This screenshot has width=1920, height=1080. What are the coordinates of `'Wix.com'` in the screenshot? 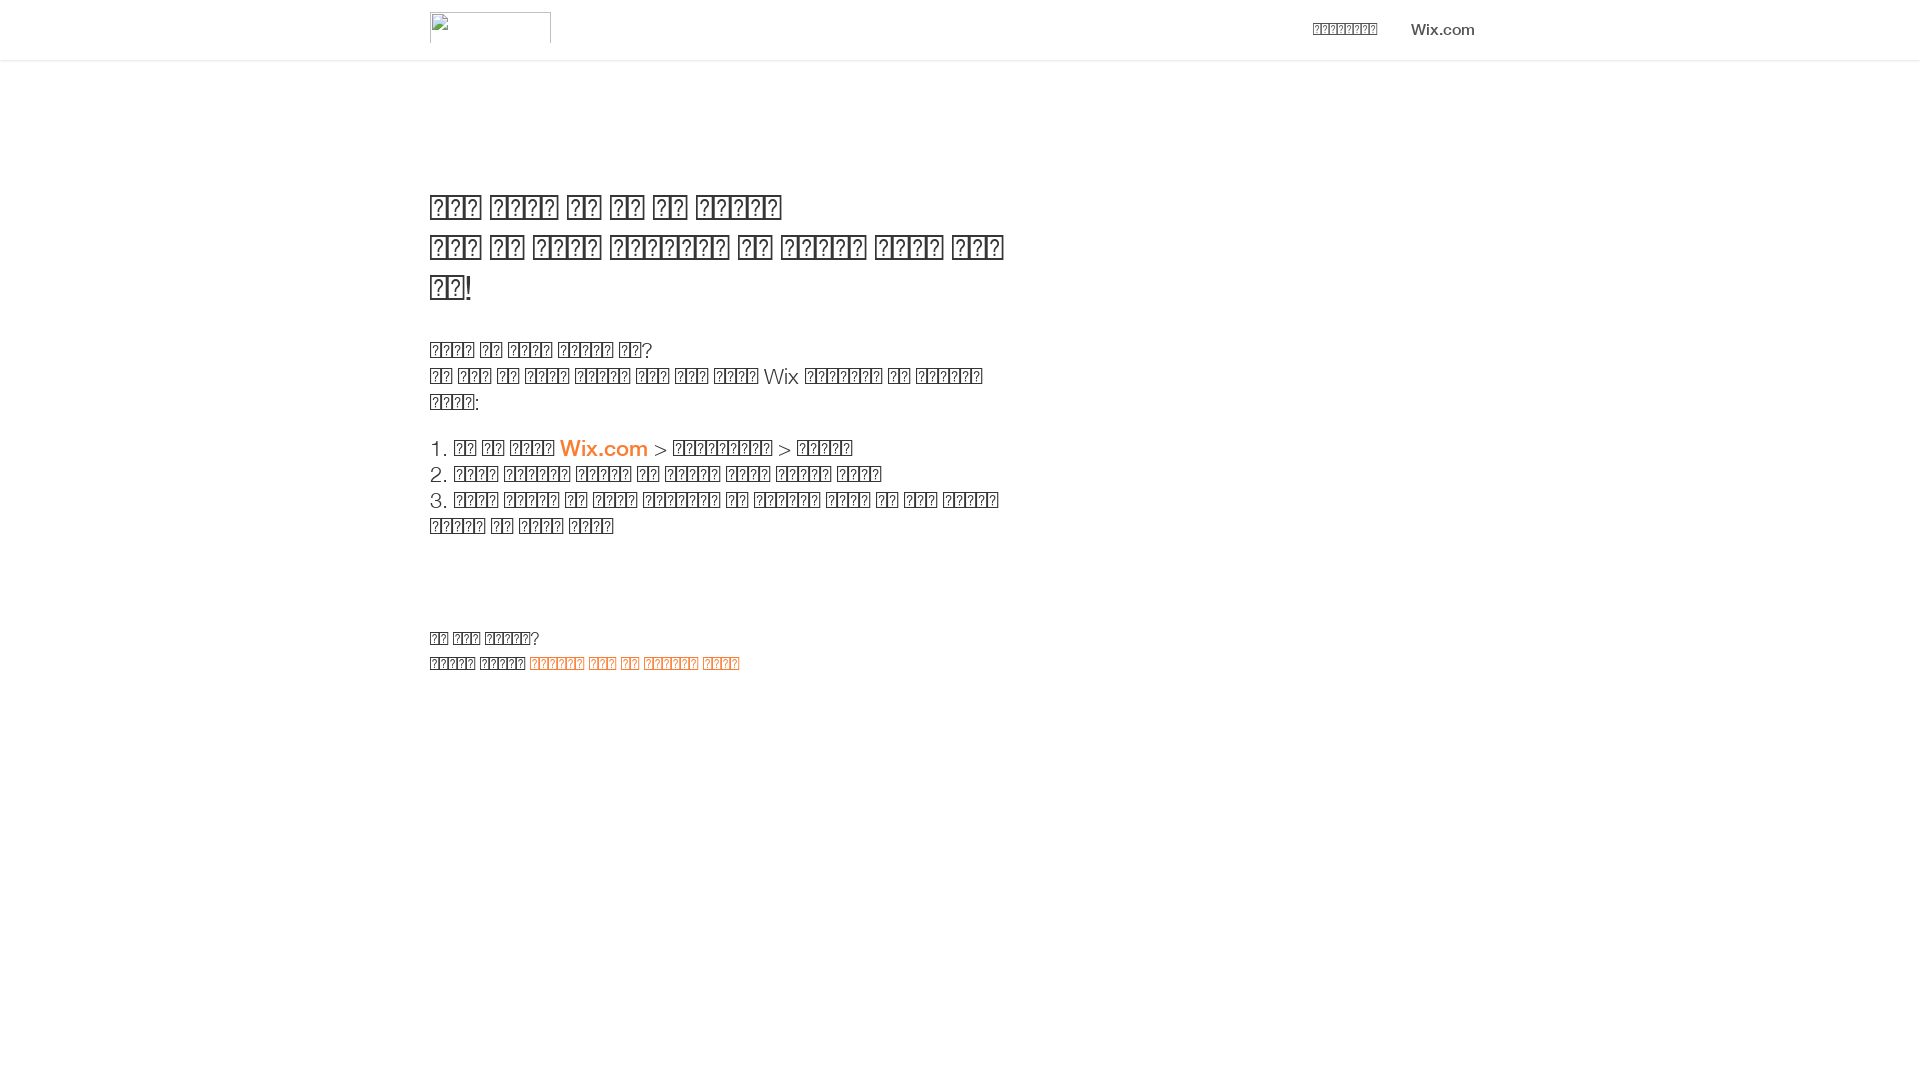 It's located at (560, 446).